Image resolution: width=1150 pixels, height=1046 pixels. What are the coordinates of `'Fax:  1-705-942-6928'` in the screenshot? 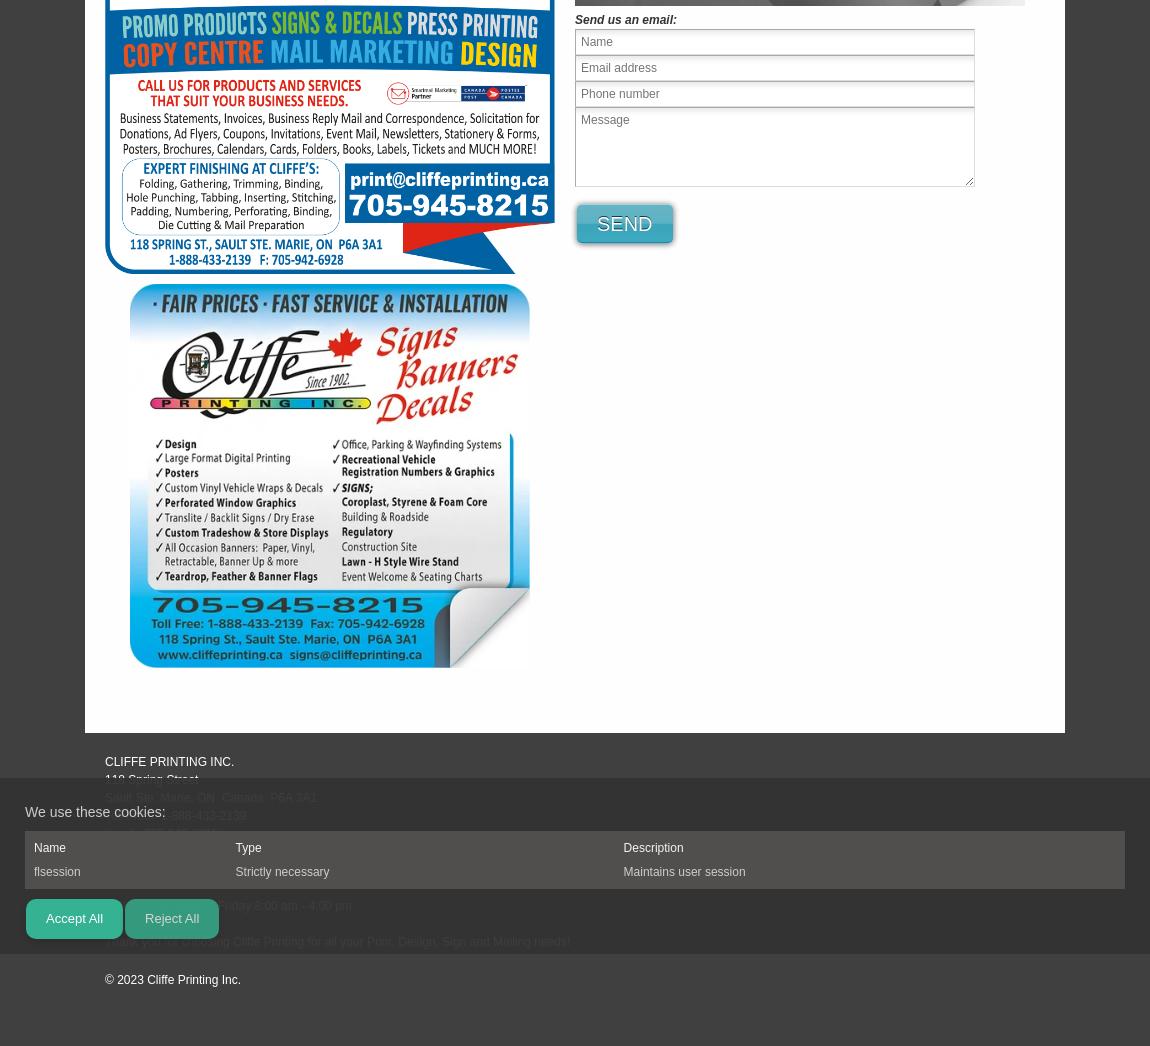 It's located at (161, 850).